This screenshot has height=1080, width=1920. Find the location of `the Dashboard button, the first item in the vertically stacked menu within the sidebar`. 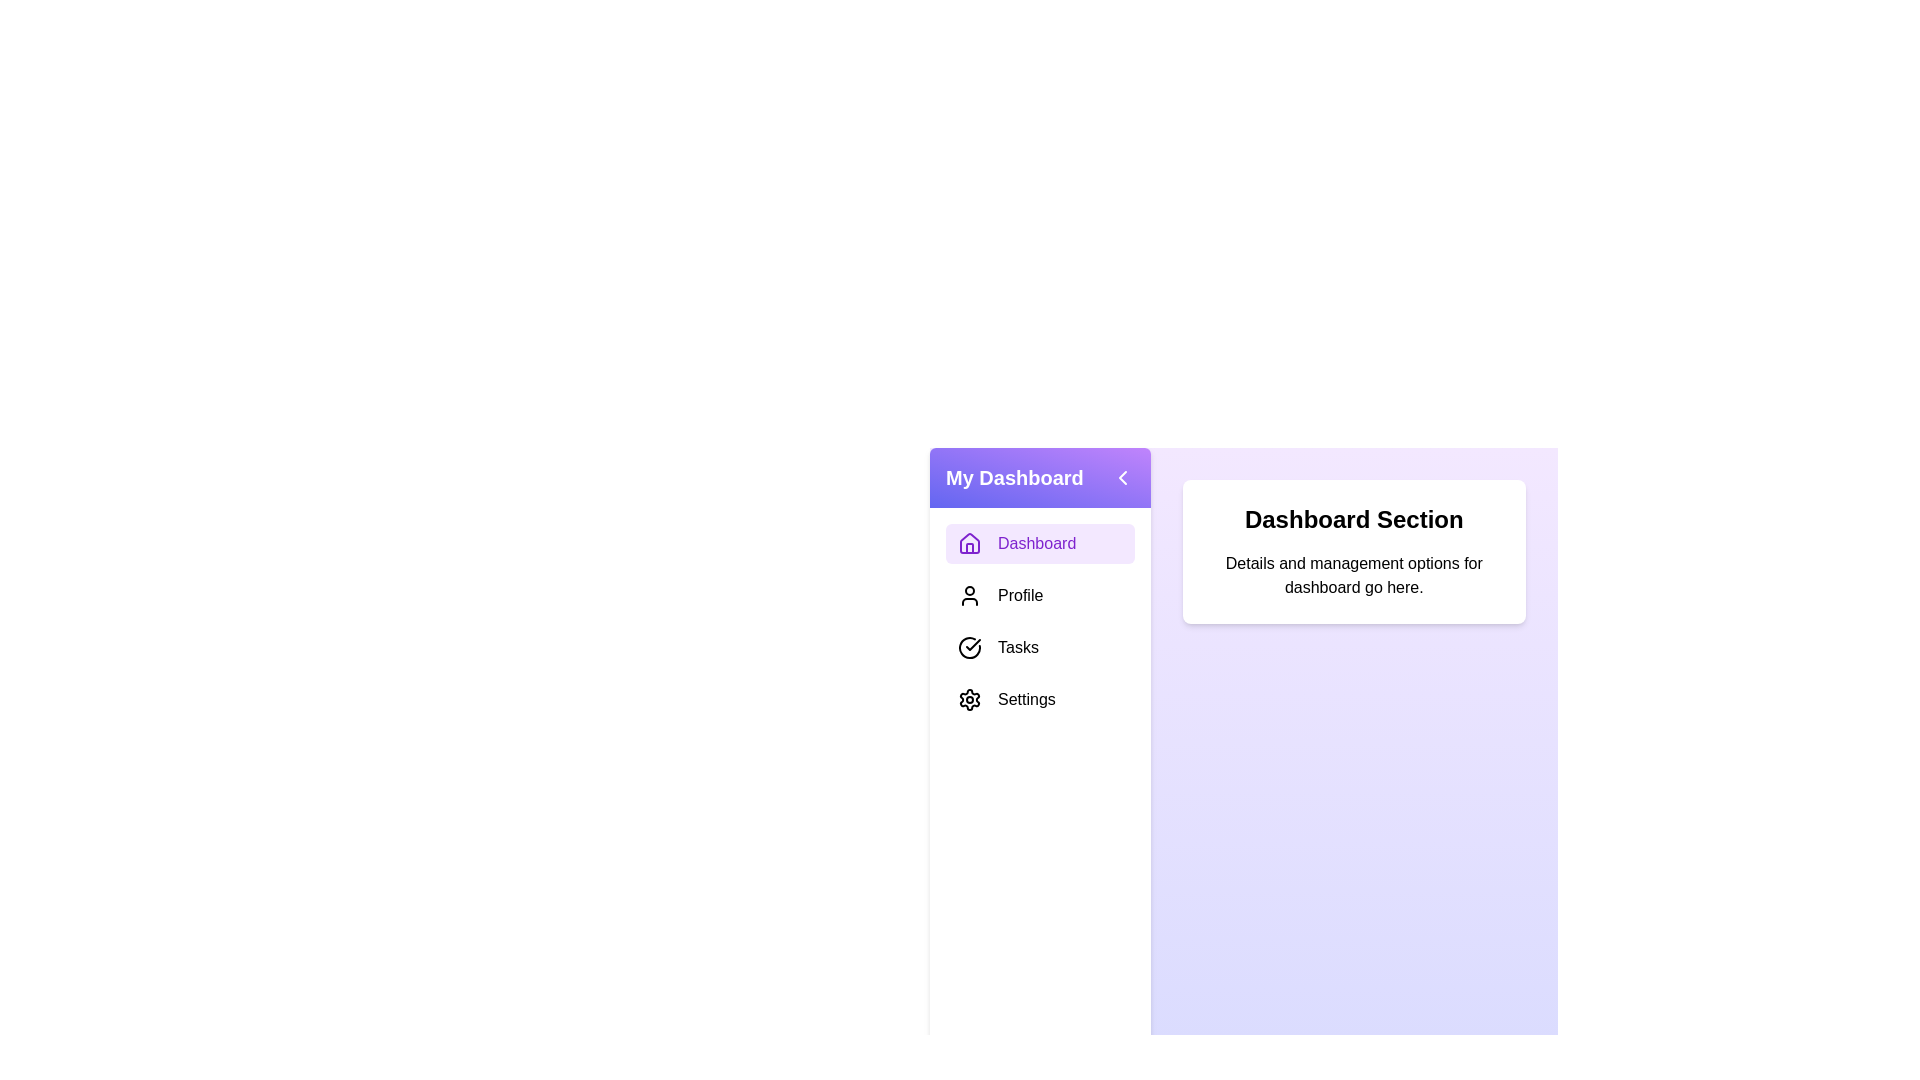

the Dashboard button, the first item in the vertically stacked menu within the sidebar is located at coordinates (1040, 543).